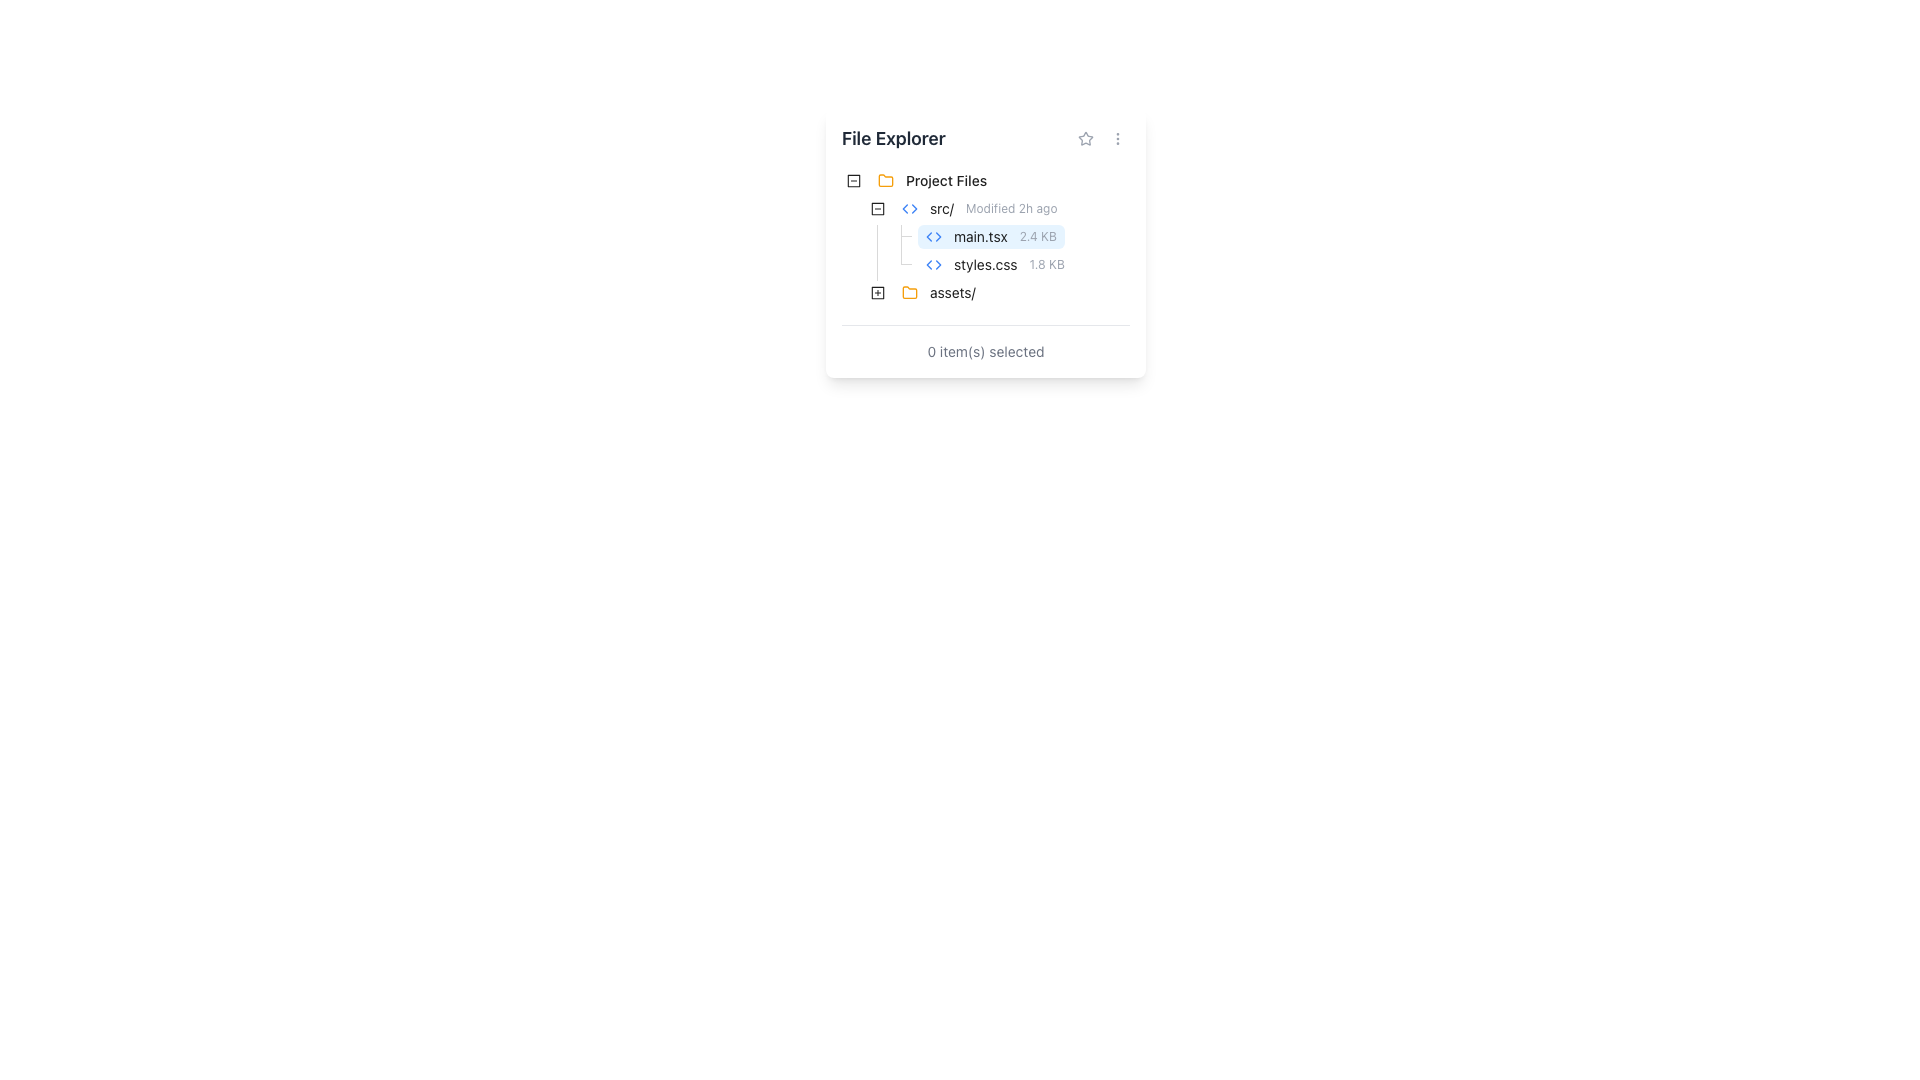 The image size is (1920, 1080). Describe the element at coordinates (1084, 137) in the screenshot. I see `the star-shaped icon button with a gray outline to mark it as favorite, which is the first element in a horizontal grouping located in the 'File Explorer' block` at that location.